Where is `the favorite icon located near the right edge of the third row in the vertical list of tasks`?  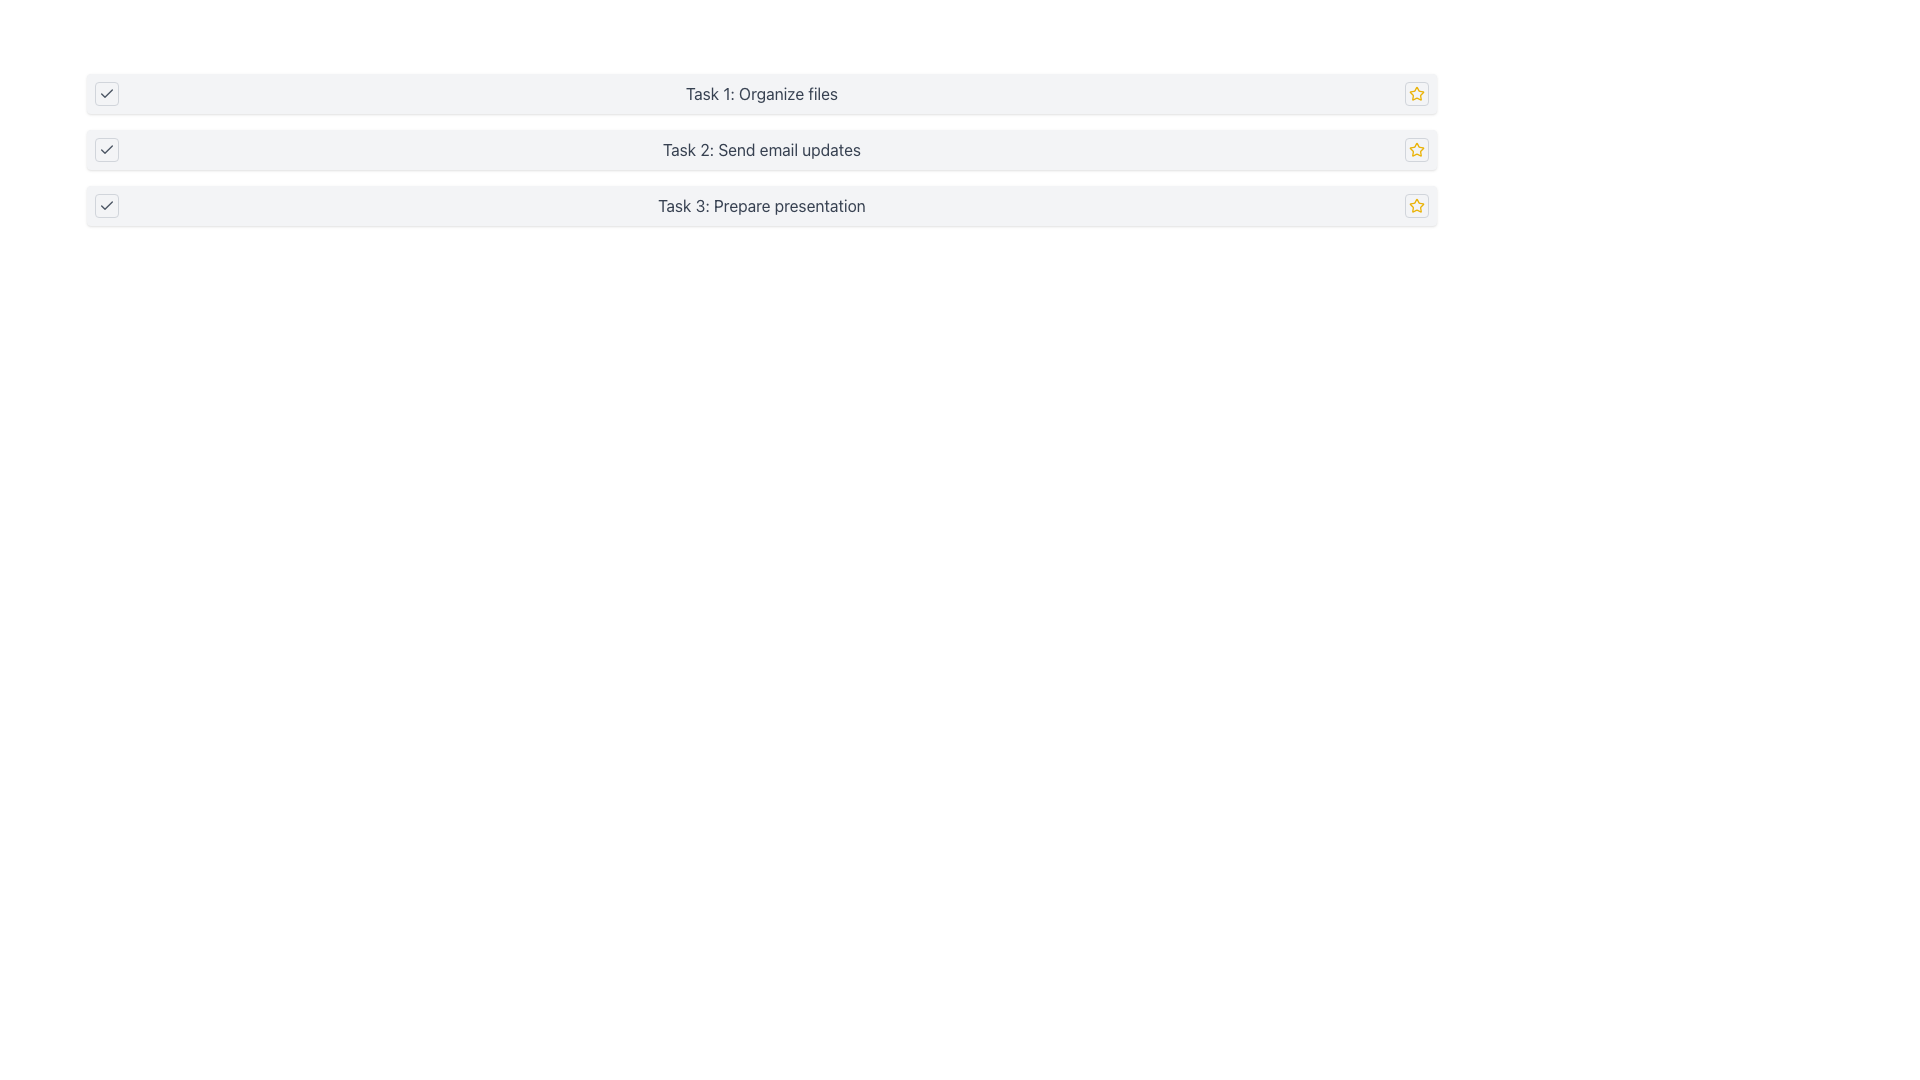 the favorite icon located near the right edge of the third row in the vertical list of tasks is located at coordinates (1415, 204).